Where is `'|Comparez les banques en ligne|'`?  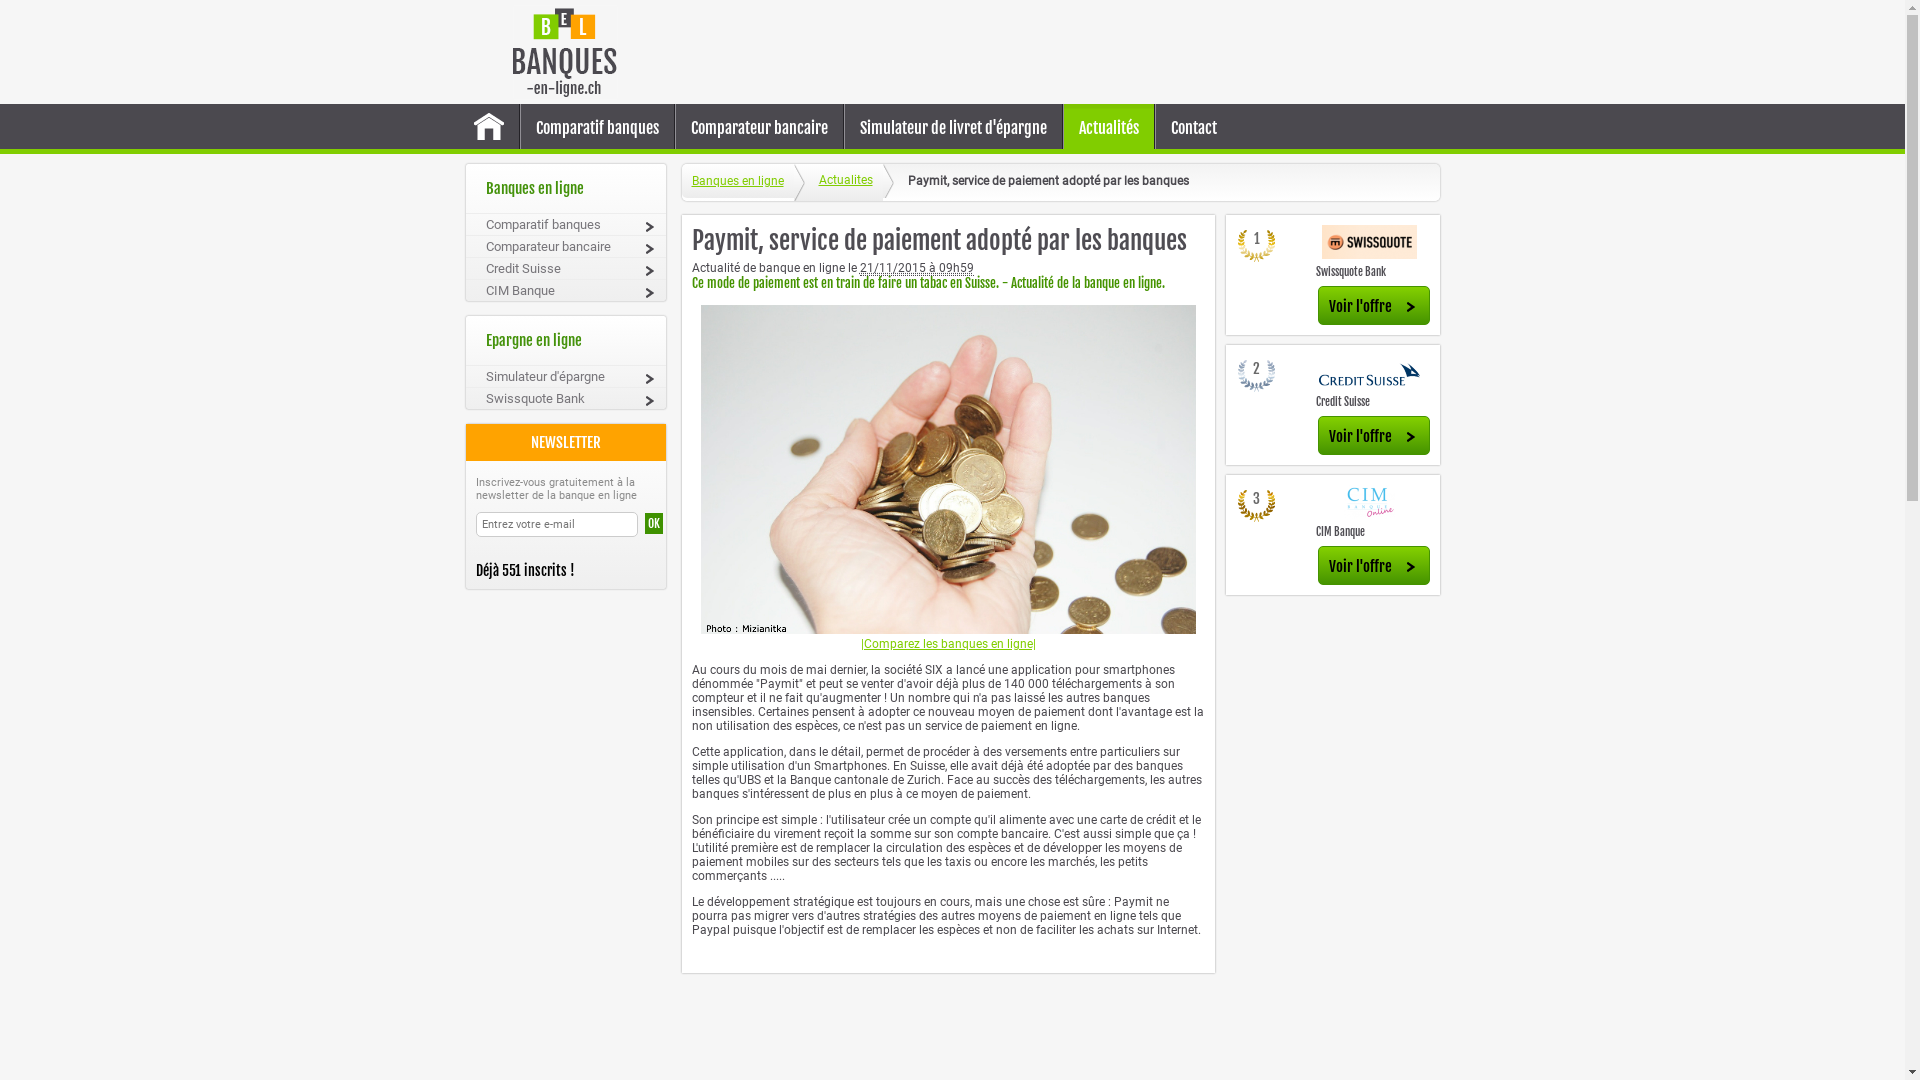
'|Comparez les banques en ligne|' is located at coordinates (946, 644).